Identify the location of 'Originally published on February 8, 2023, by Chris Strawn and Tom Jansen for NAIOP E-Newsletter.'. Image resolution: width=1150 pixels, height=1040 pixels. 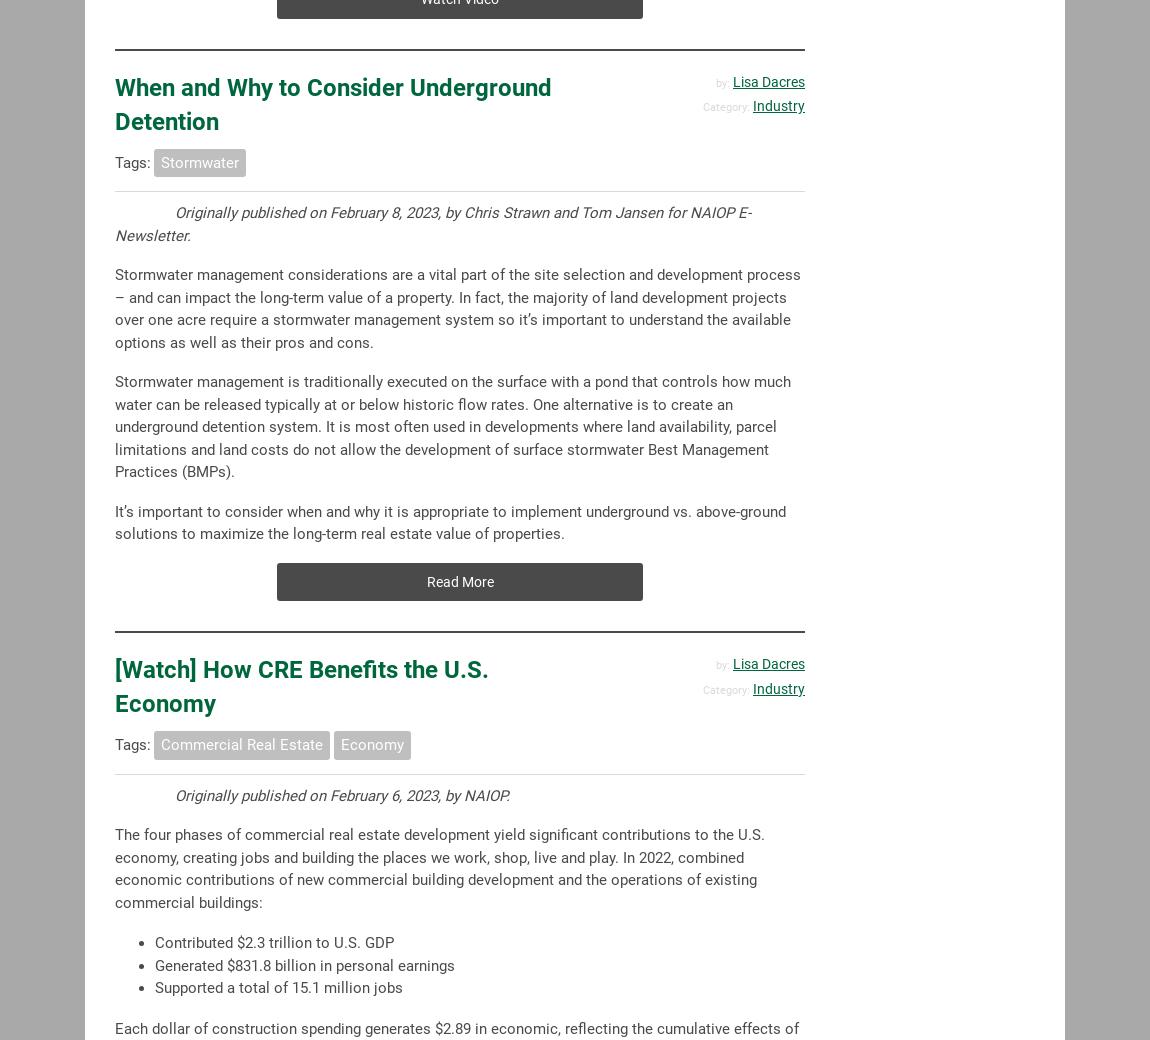
(114, 224).